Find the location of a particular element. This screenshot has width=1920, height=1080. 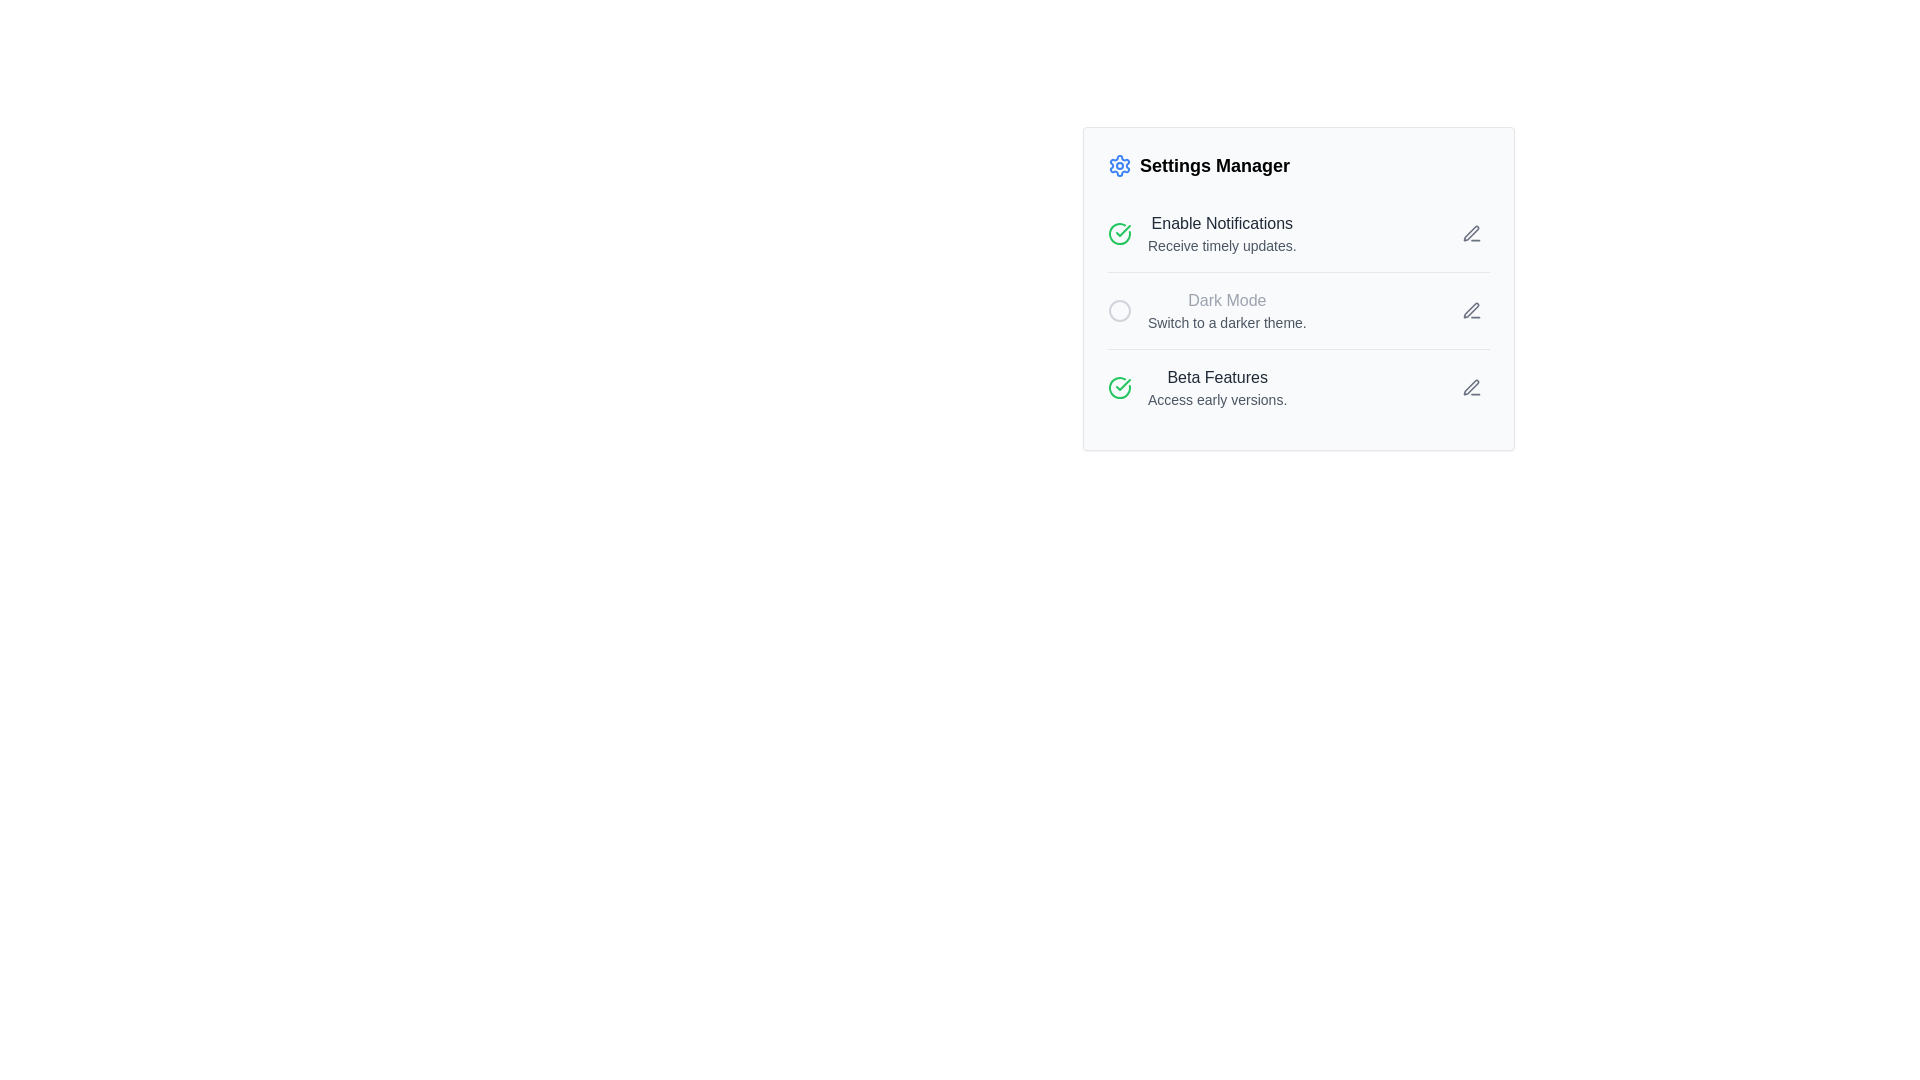

the Icon button for editing the 'Dark Mode' setting, which is located to the right of the 'Dark Mode' text is located at coordinates (1472, 311).